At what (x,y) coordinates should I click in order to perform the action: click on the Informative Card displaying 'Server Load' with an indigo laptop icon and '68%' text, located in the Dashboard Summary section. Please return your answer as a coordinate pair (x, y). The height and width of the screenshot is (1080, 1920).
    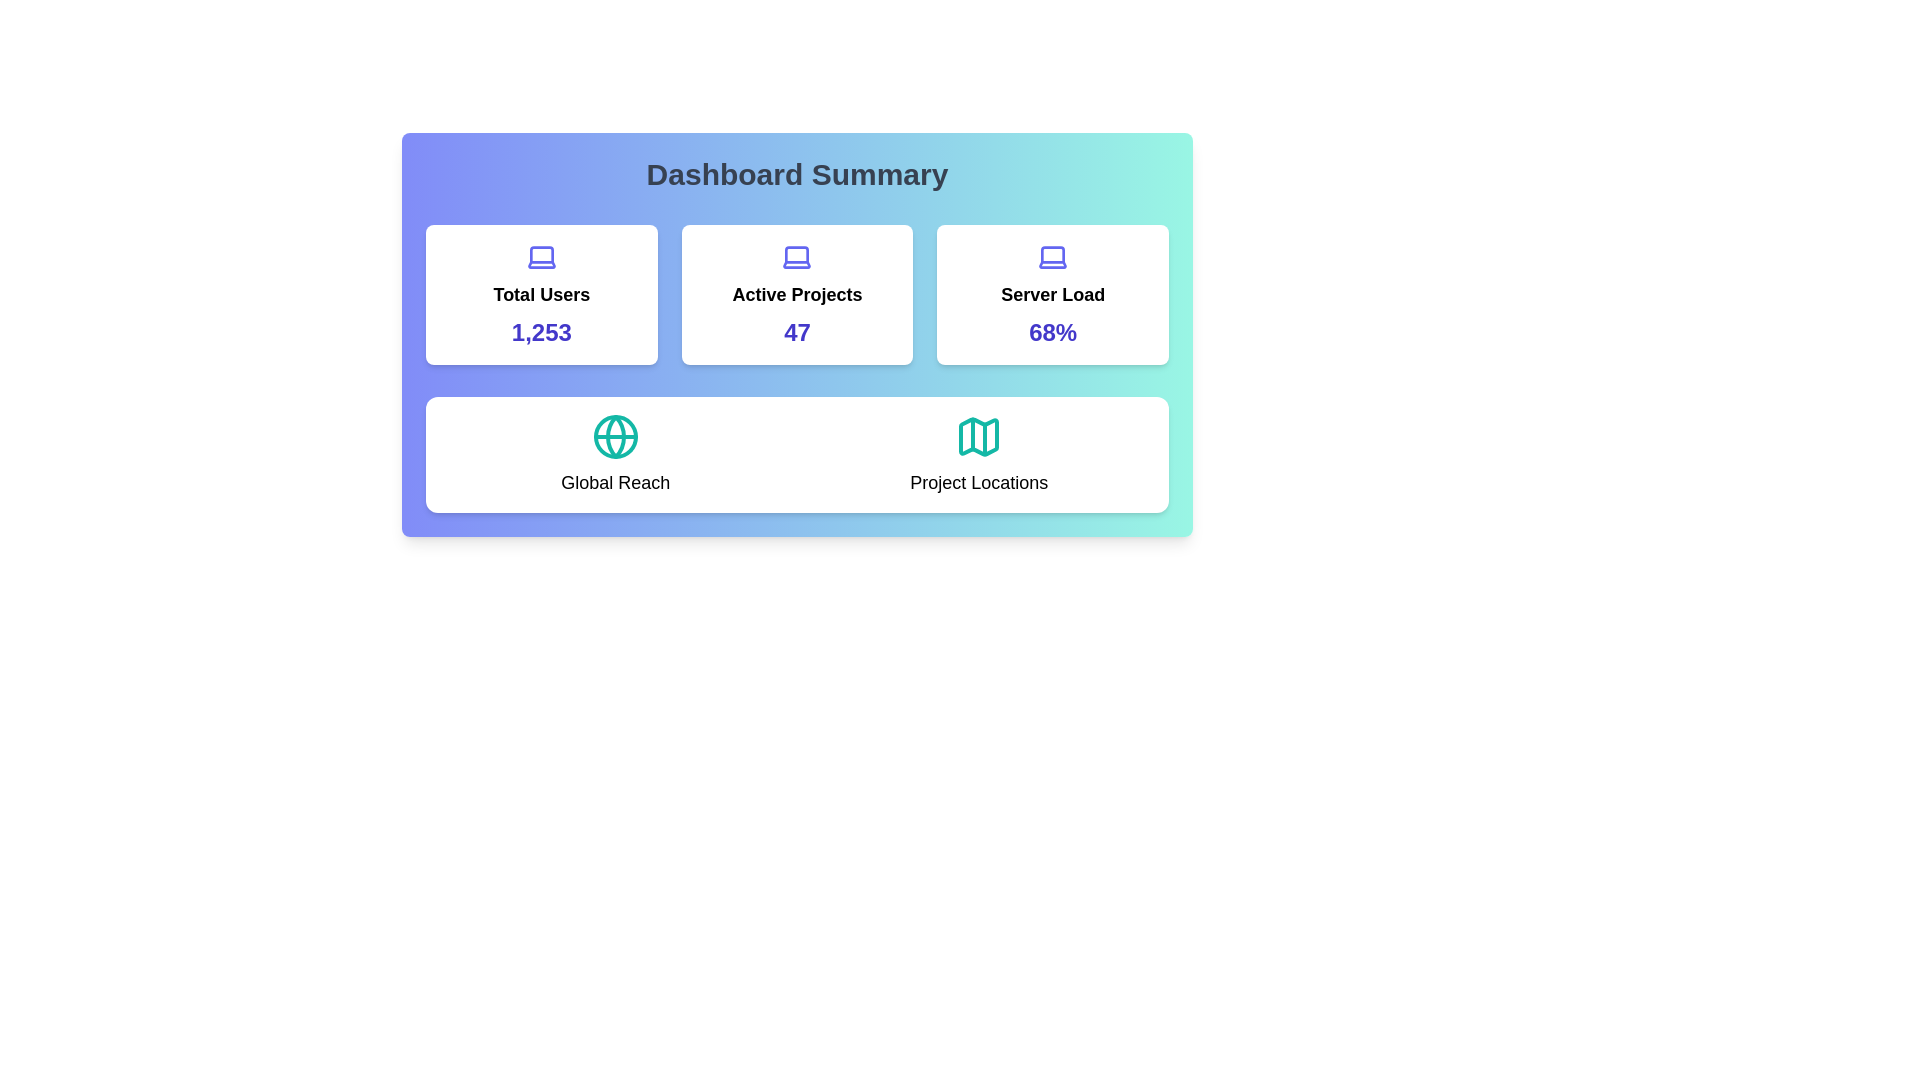
    Looking at the image, I should click on (1052, 294).